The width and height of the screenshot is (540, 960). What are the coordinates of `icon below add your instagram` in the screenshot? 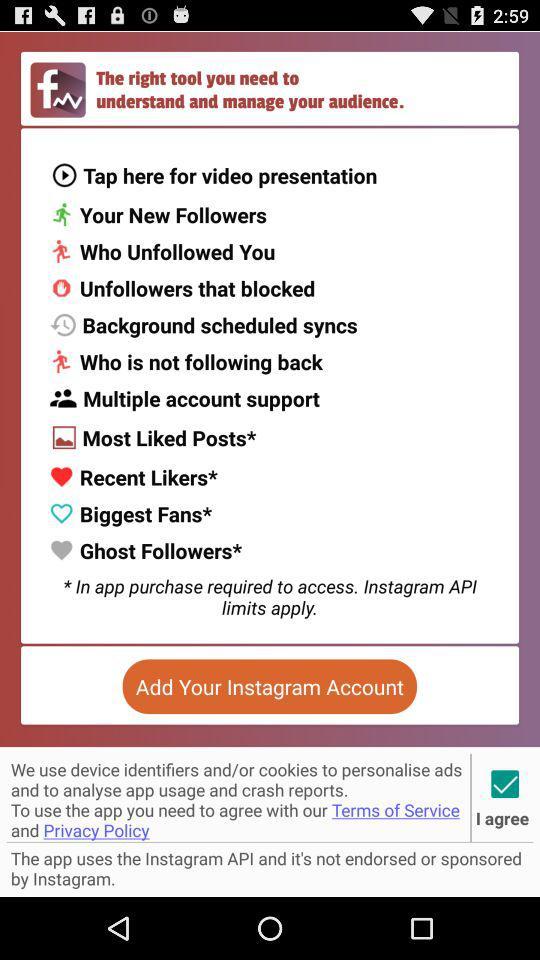 It's located at (238, 797).